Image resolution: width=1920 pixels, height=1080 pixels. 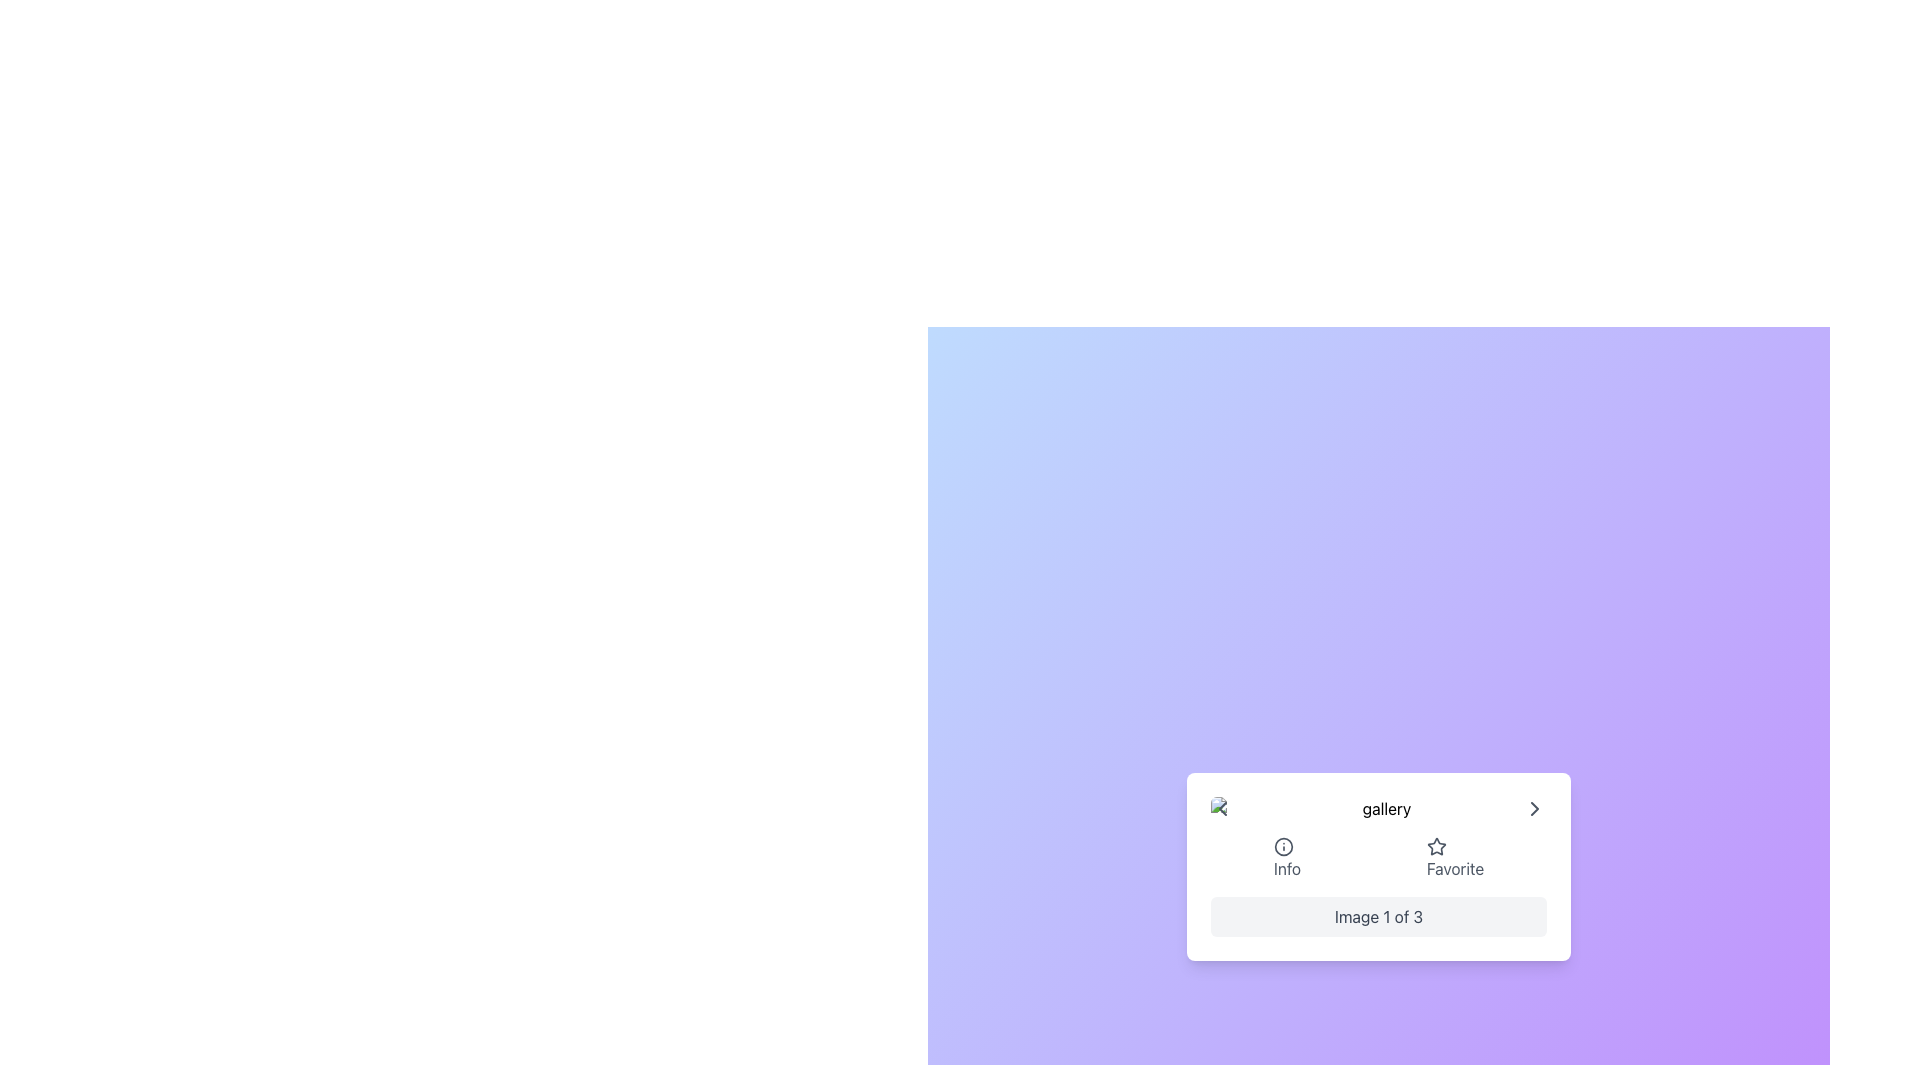 I want to click on the left-pointing gray arrow icon used for navigation in the gallery to change its color to indigo, so click(x=1222, y=808).